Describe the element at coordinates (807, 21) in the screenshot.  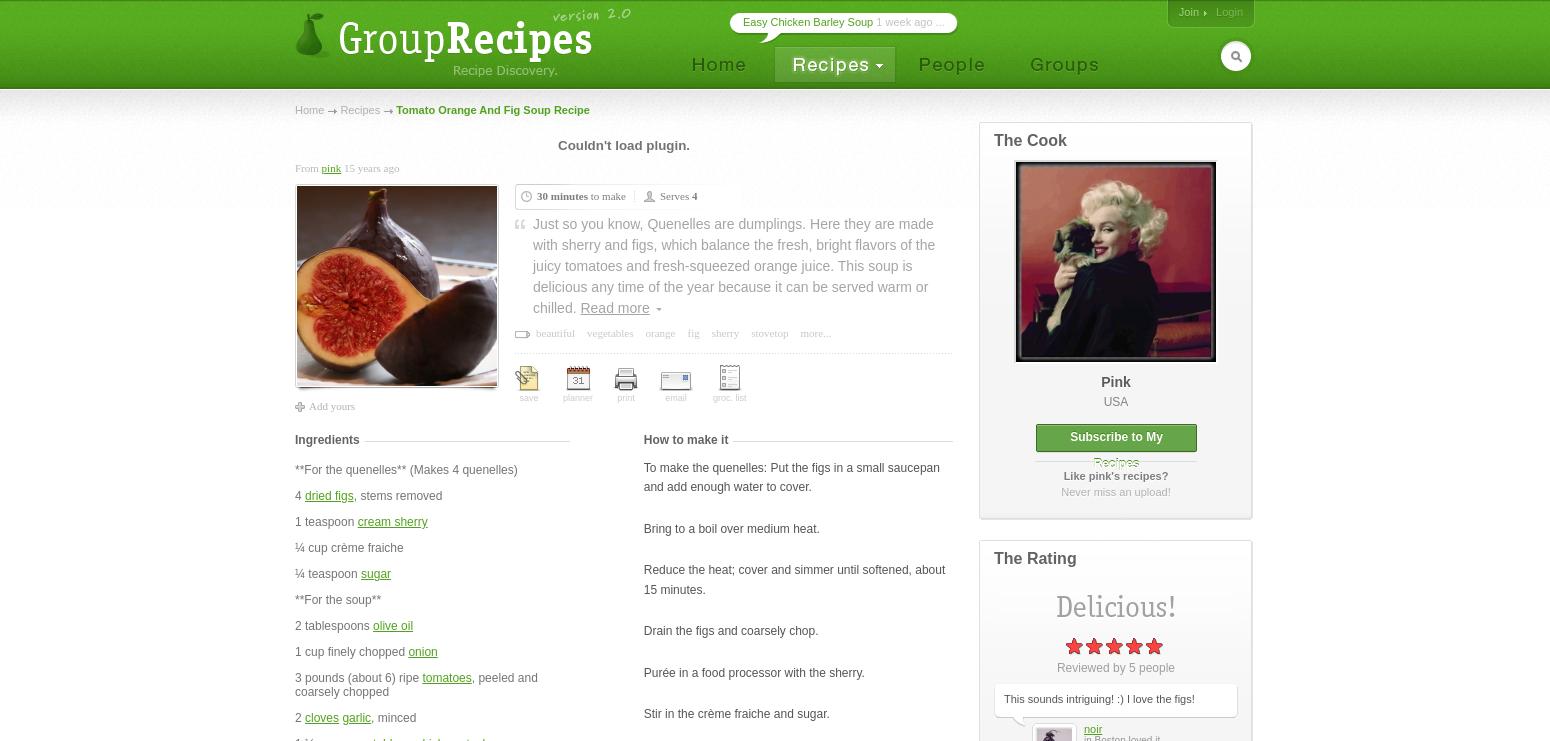
I see `'Easy Chicken Barley Soup'` at that location.